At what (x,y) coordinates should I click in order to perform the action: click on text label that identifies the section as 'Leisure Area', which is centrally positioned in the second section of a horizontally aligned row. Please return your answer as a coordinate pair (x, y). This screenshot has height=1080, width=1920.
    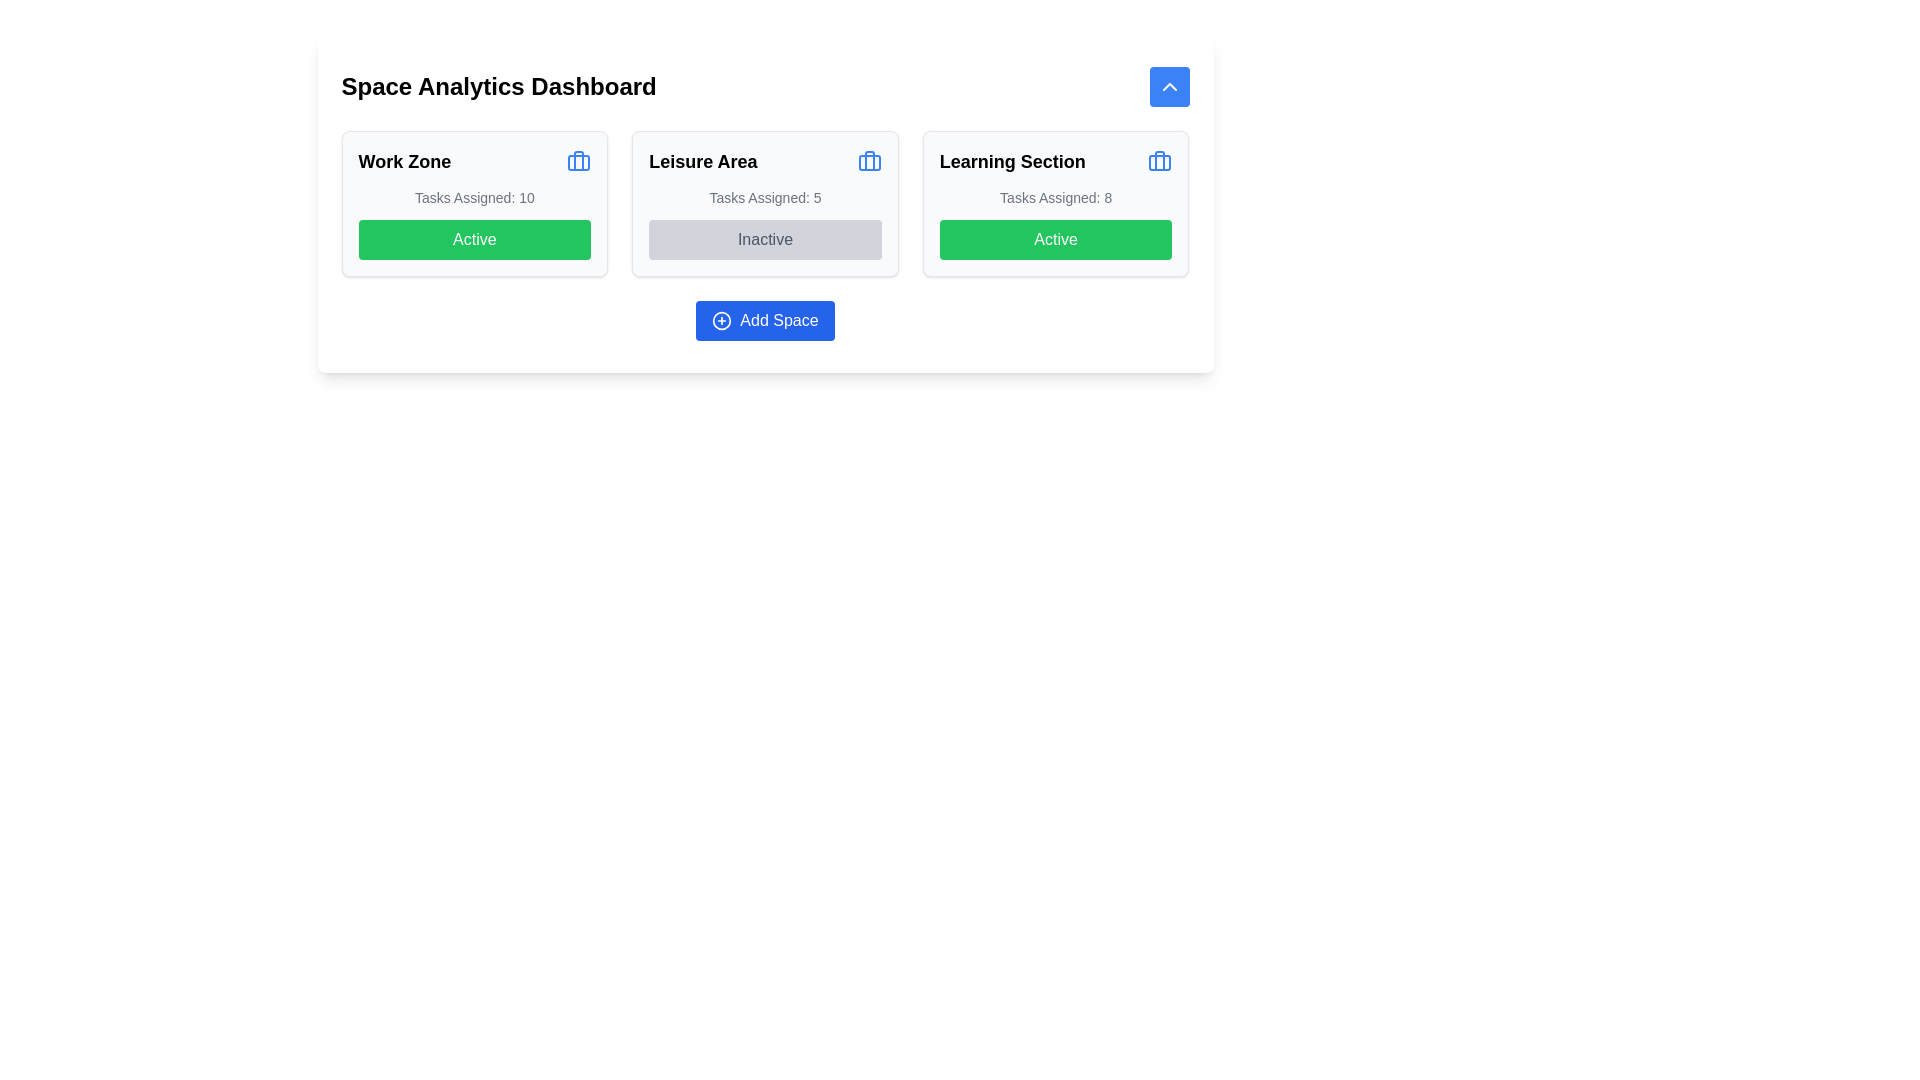
    Looking at the image, I should click on (703, 161).